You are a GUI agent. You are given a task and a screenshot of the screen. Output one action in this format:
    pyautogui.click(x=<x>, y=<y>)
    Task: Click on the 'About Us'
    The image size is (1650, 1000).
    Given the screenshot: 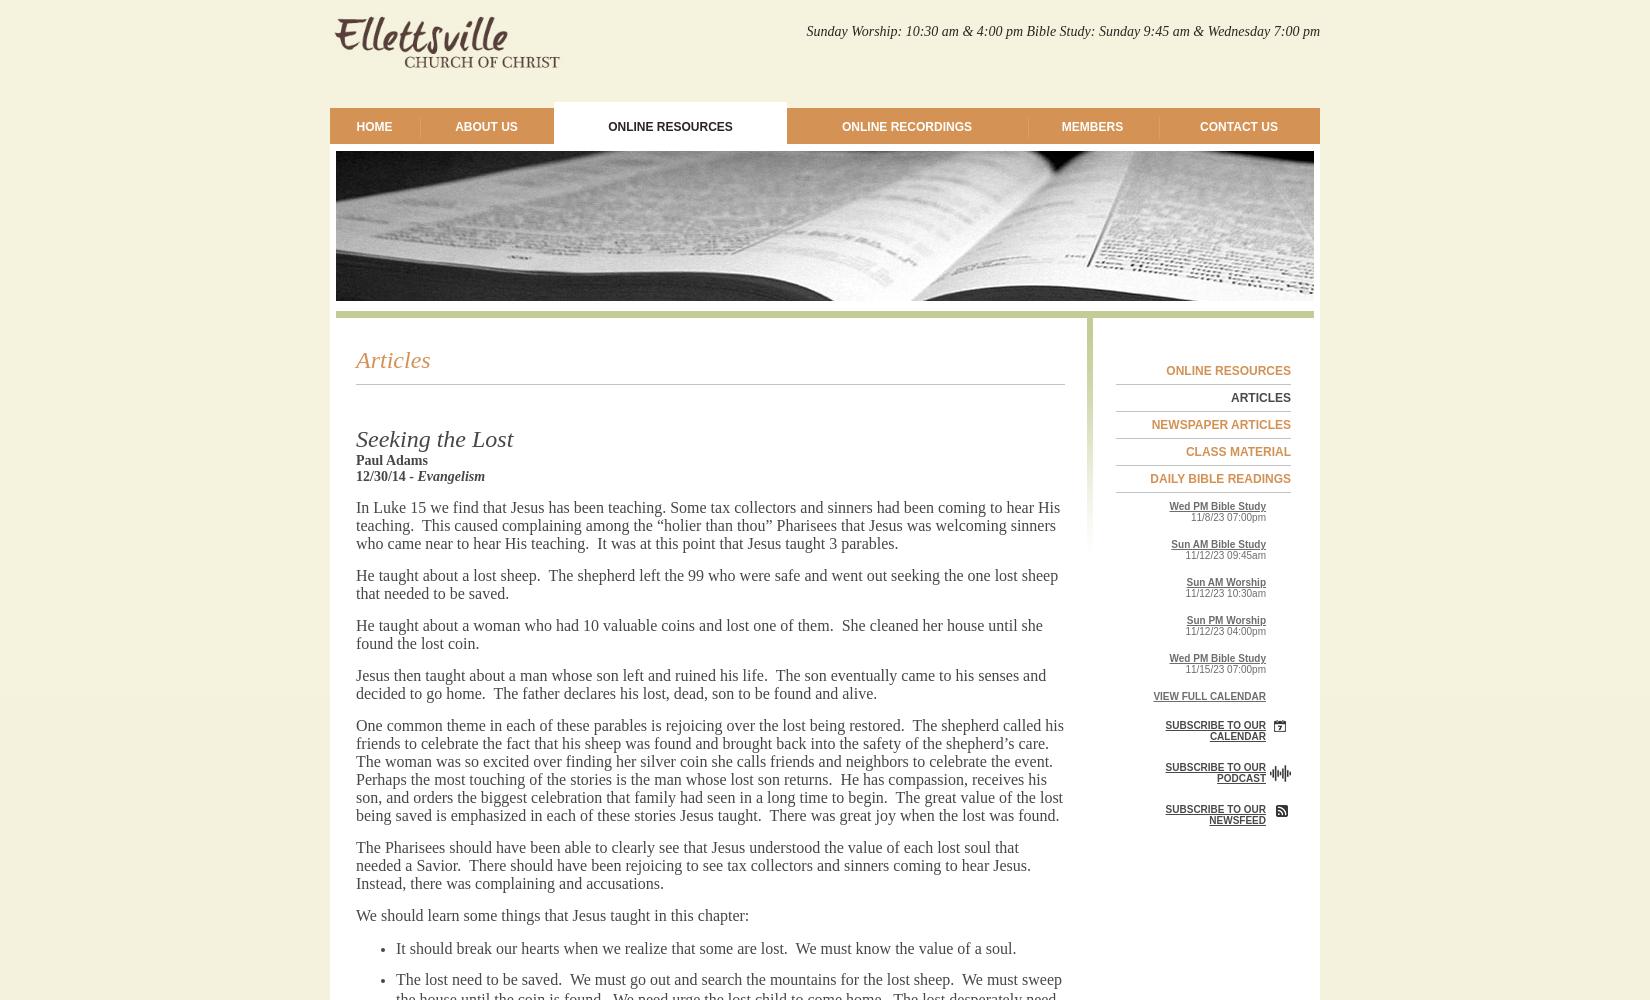 What is the action you would take?
    pyautogui.click(x=484, y=127)
    